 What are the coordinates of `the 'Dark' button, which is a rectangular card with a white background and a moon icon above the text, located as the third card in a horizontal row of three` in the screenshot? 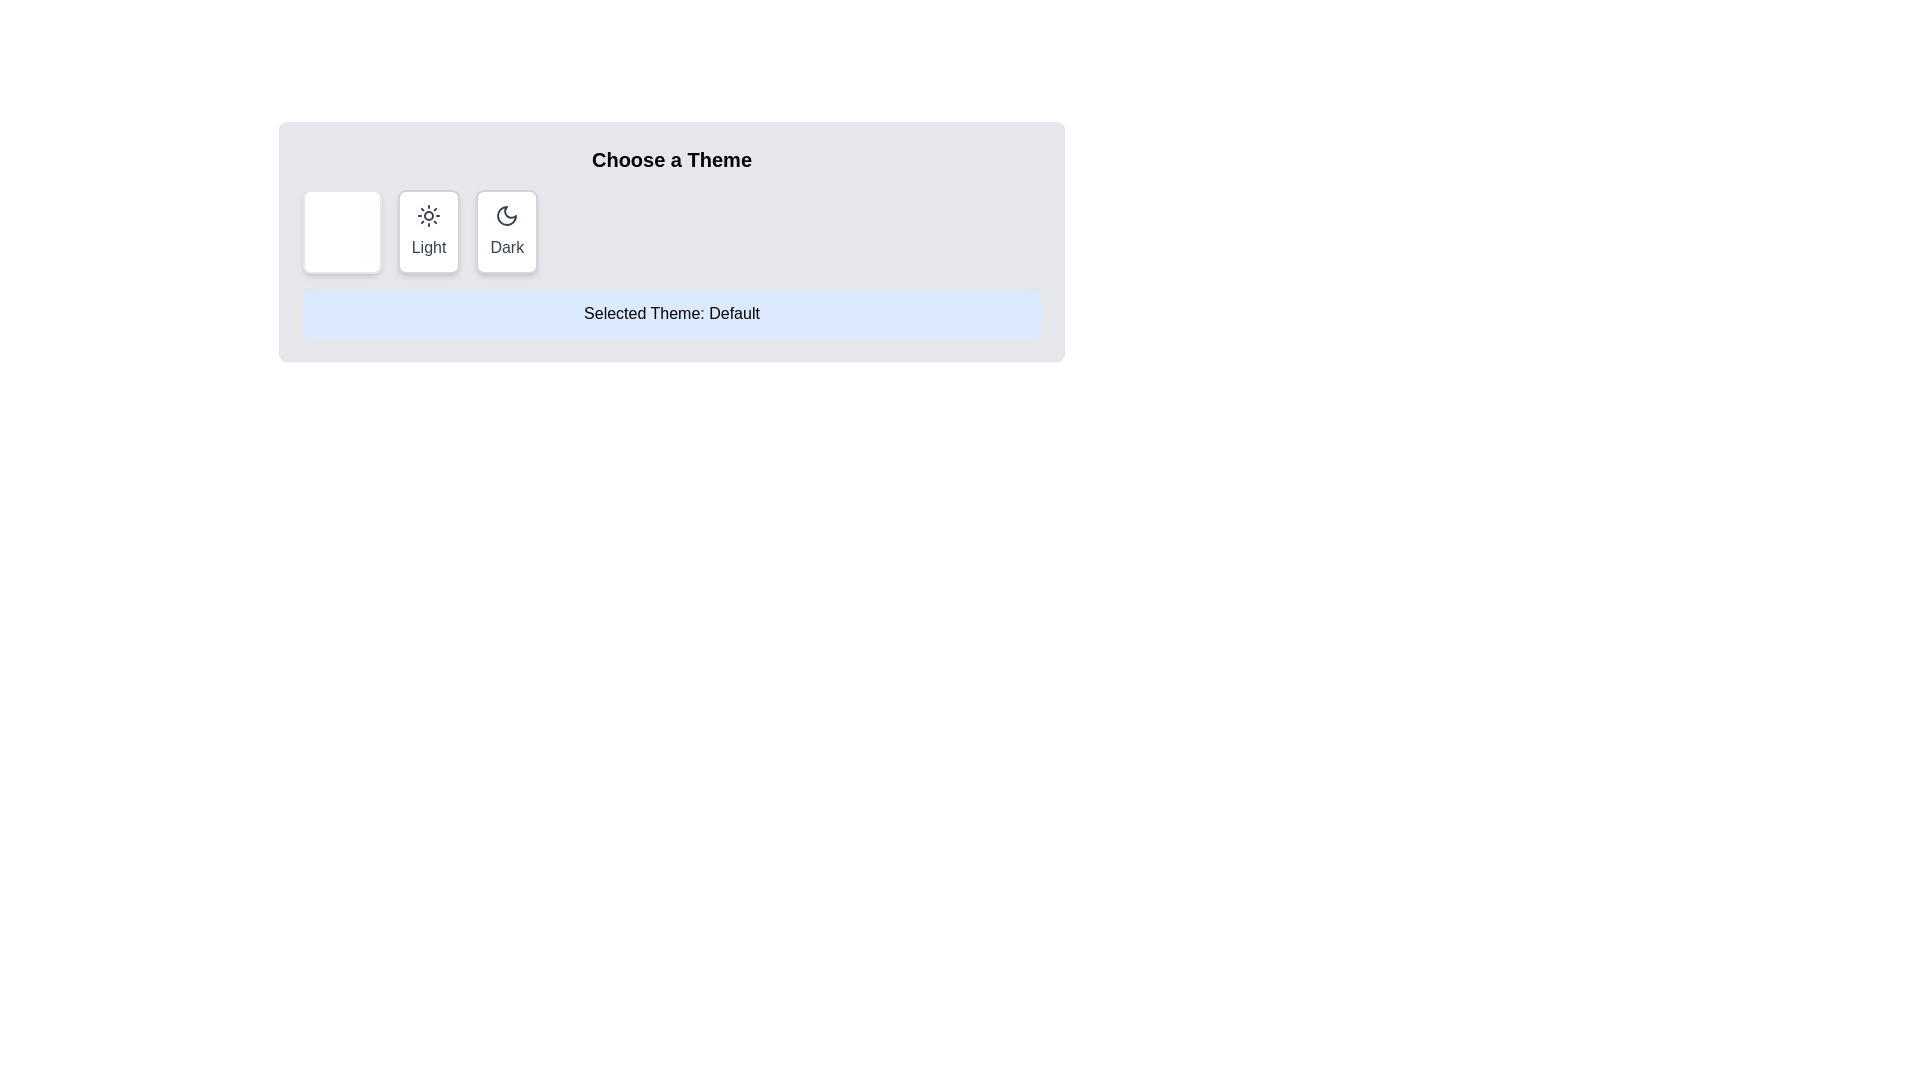 It's located at (507, 230).